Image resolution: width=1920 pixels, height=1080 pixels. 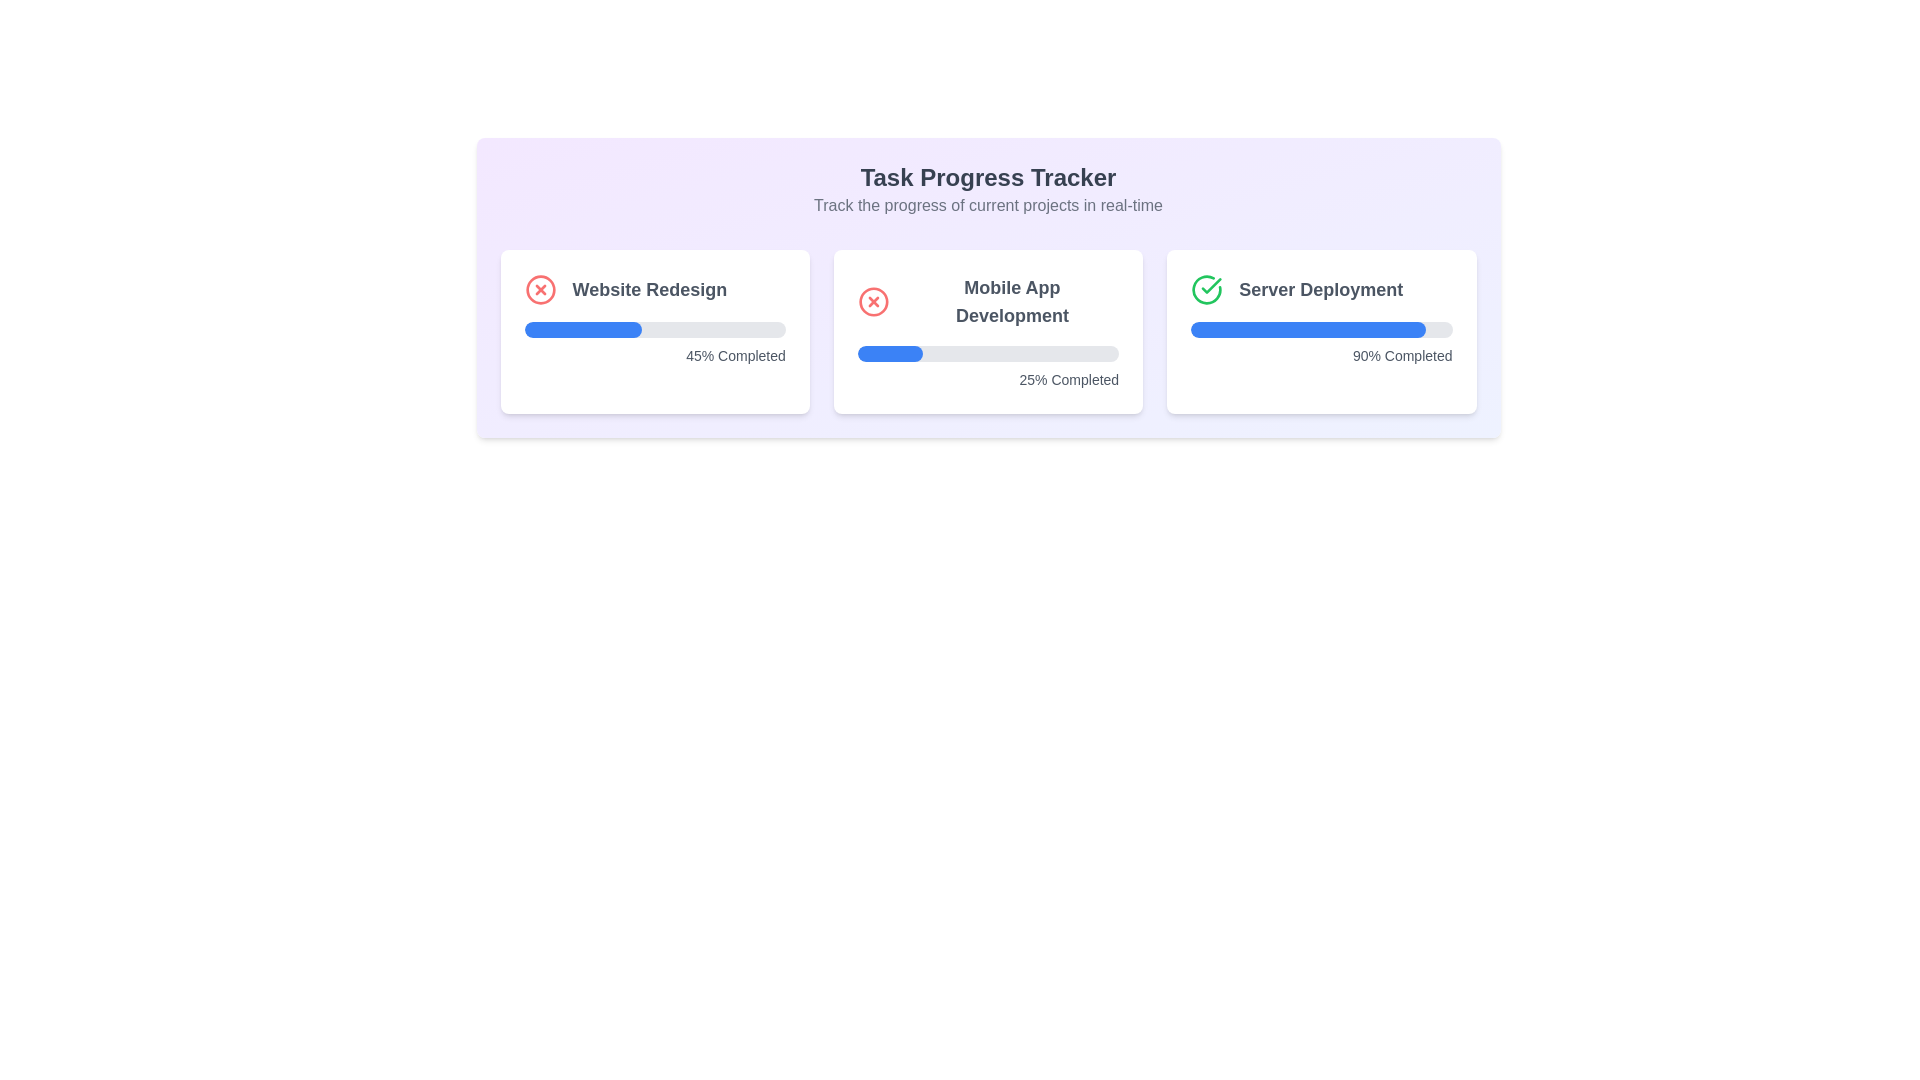 I want to click on the static text element titled 'Website Redesign', which is positioned at the top of the leftmost project card, so click(x=649, y=289).